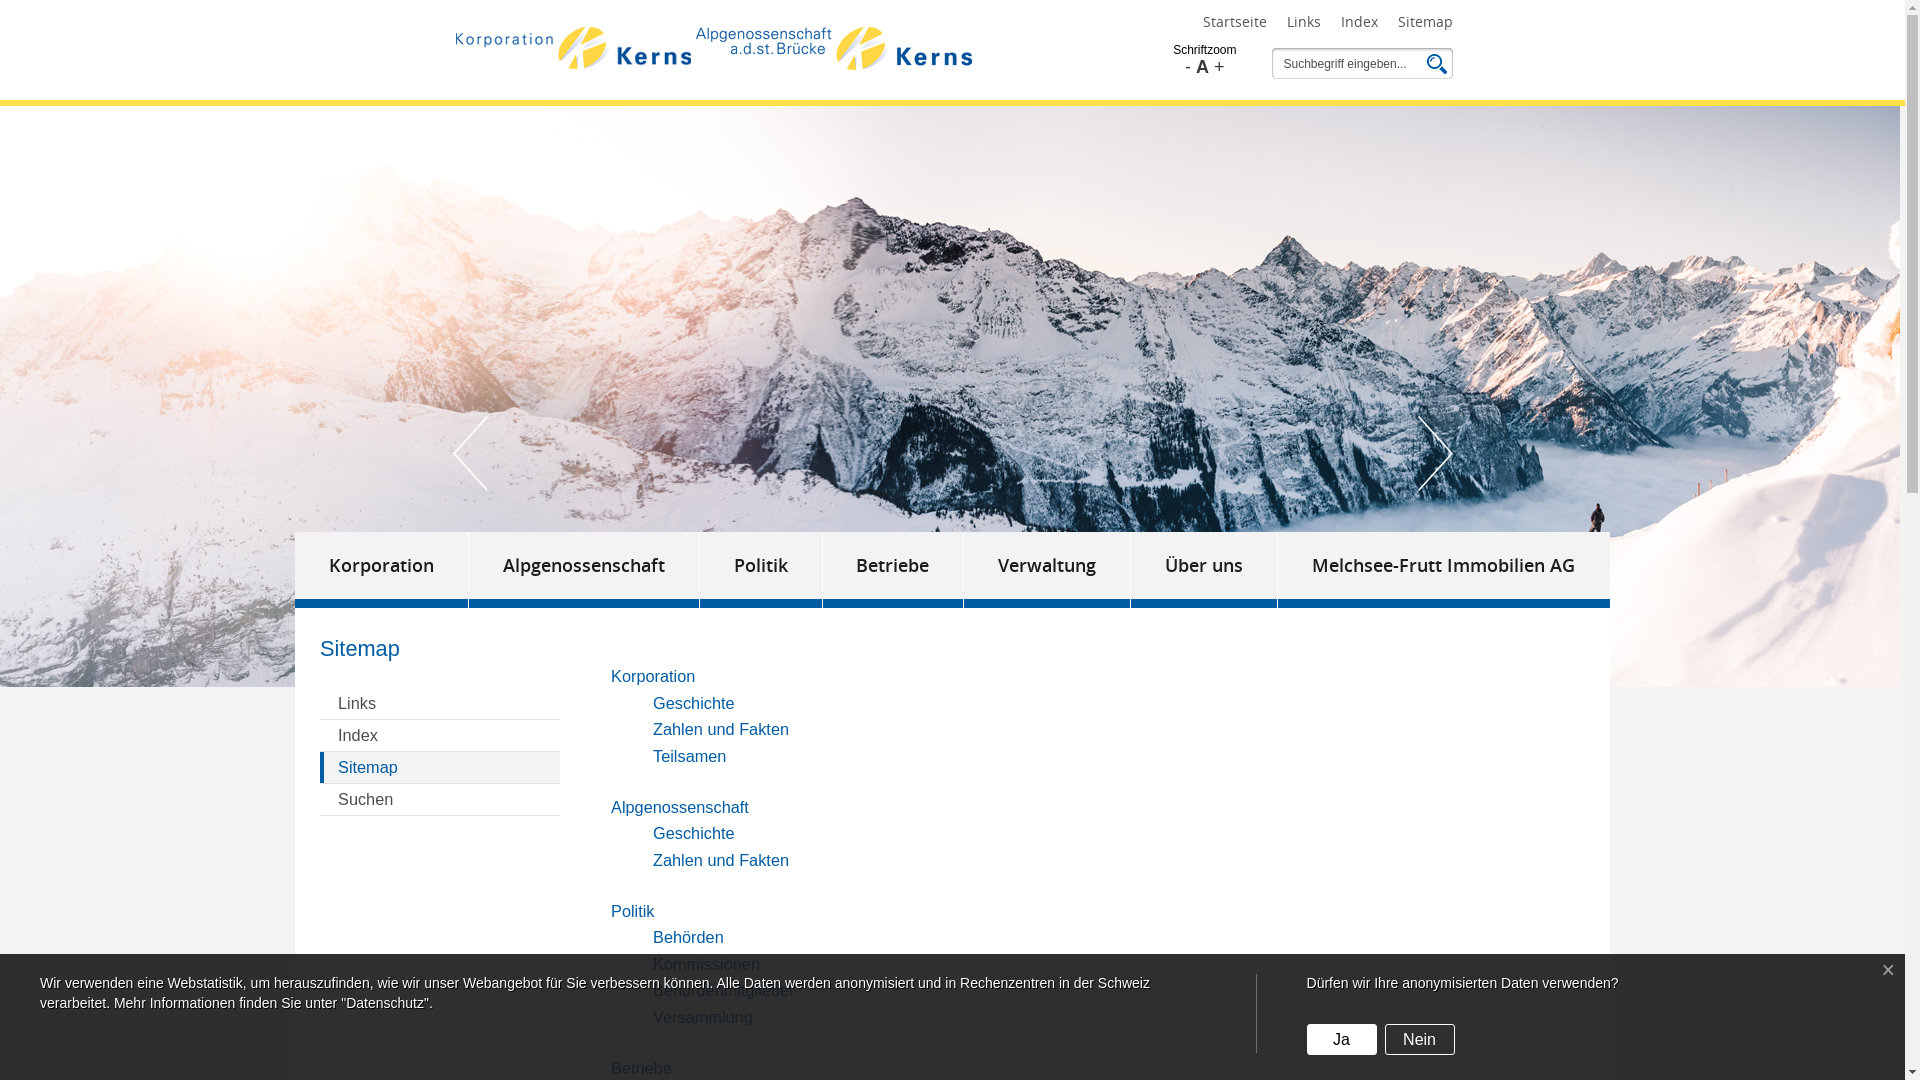  I want to click on 'Teilsamen', so click(689, 756).